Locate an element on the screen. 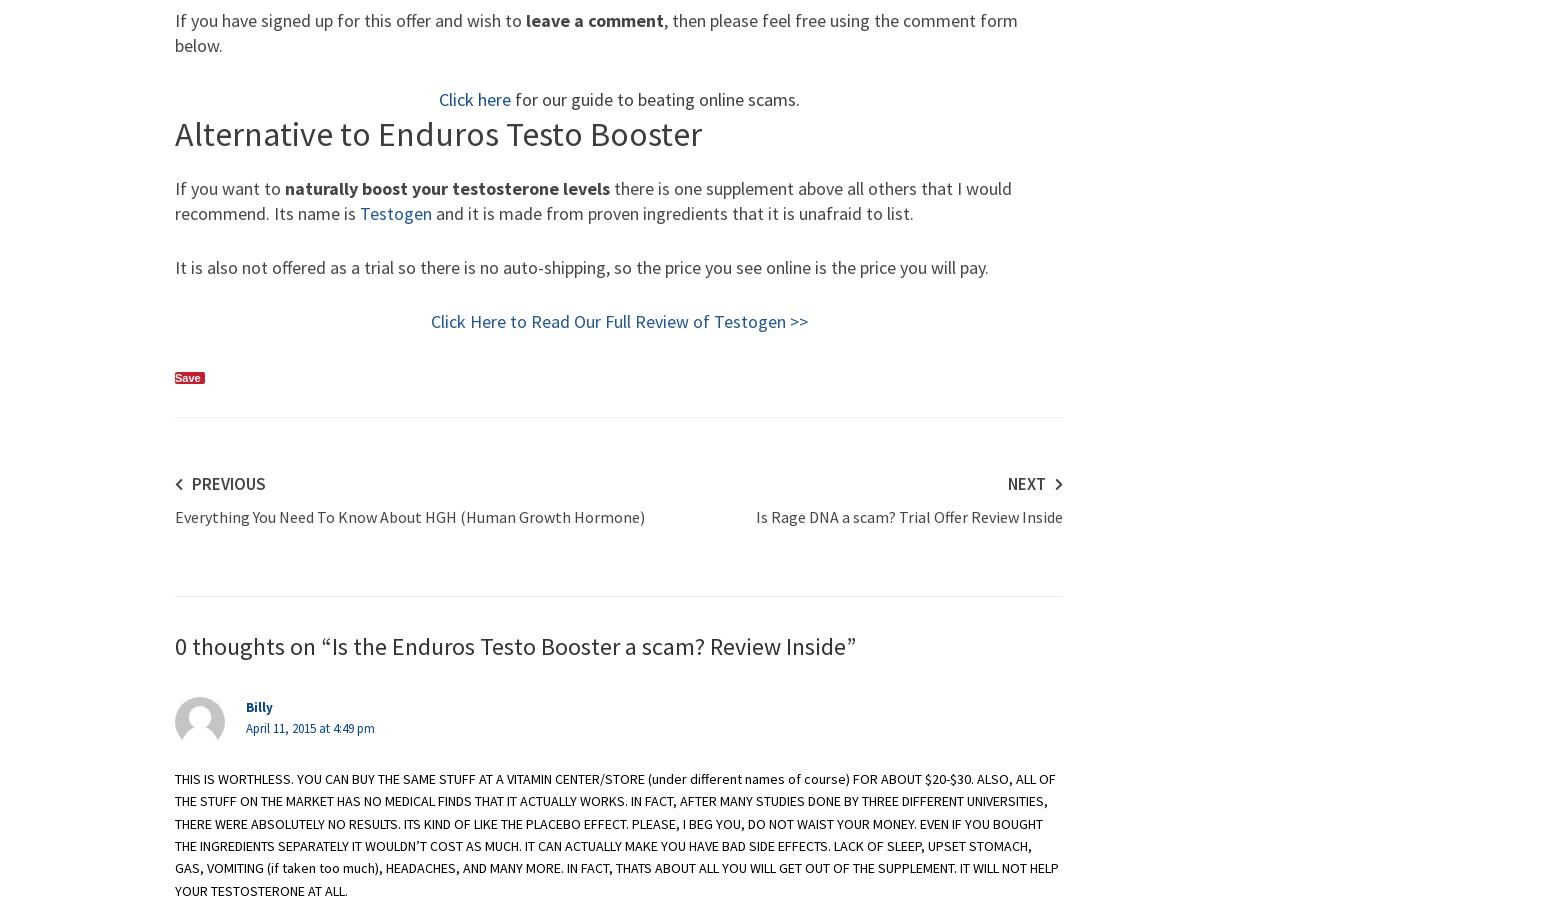 The width and height of the screenshot is (1550, 900). 'Save' is located at coordinates (186, 377).